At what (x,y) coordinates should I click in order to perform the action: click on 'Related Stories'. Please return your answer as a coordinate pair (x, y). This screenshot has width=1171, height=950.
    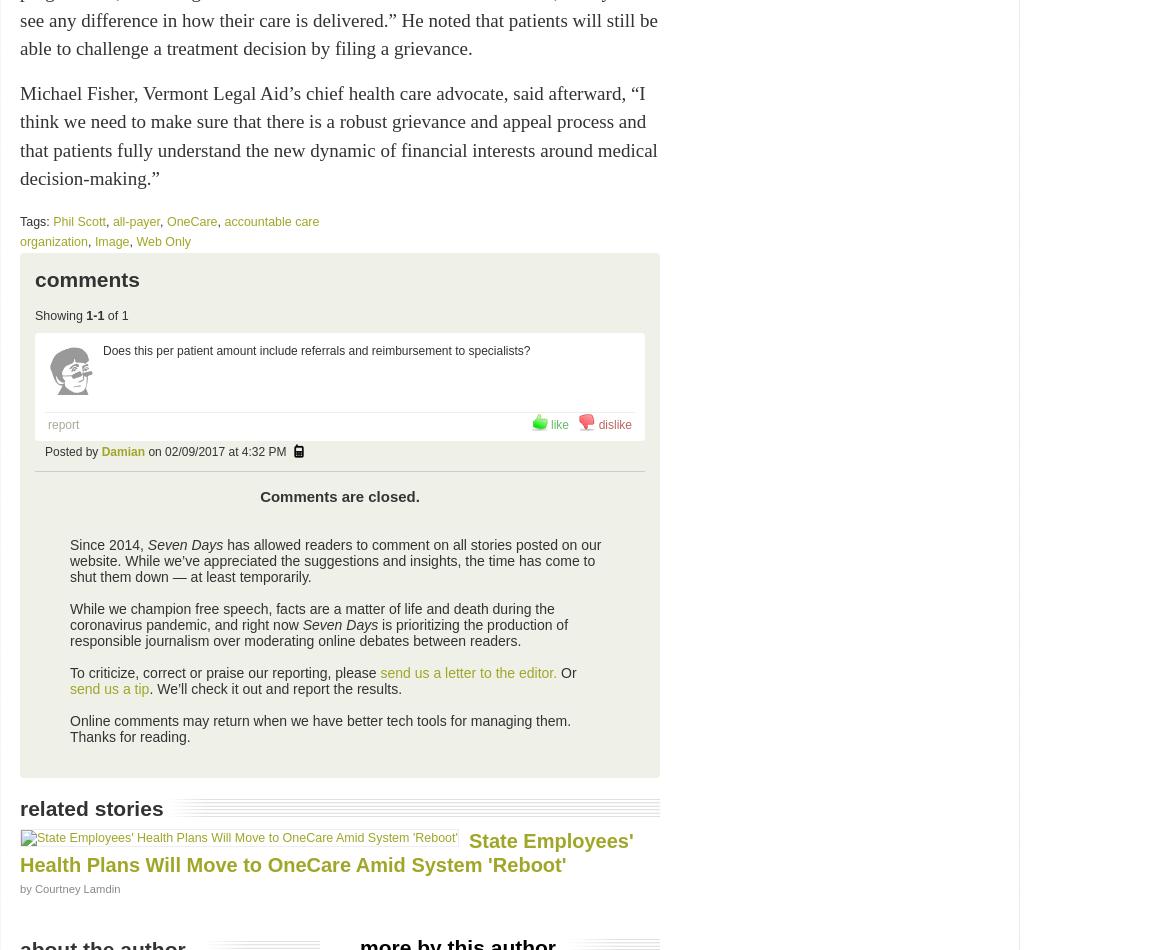
    Looking at the image, I should click on (20, 806).